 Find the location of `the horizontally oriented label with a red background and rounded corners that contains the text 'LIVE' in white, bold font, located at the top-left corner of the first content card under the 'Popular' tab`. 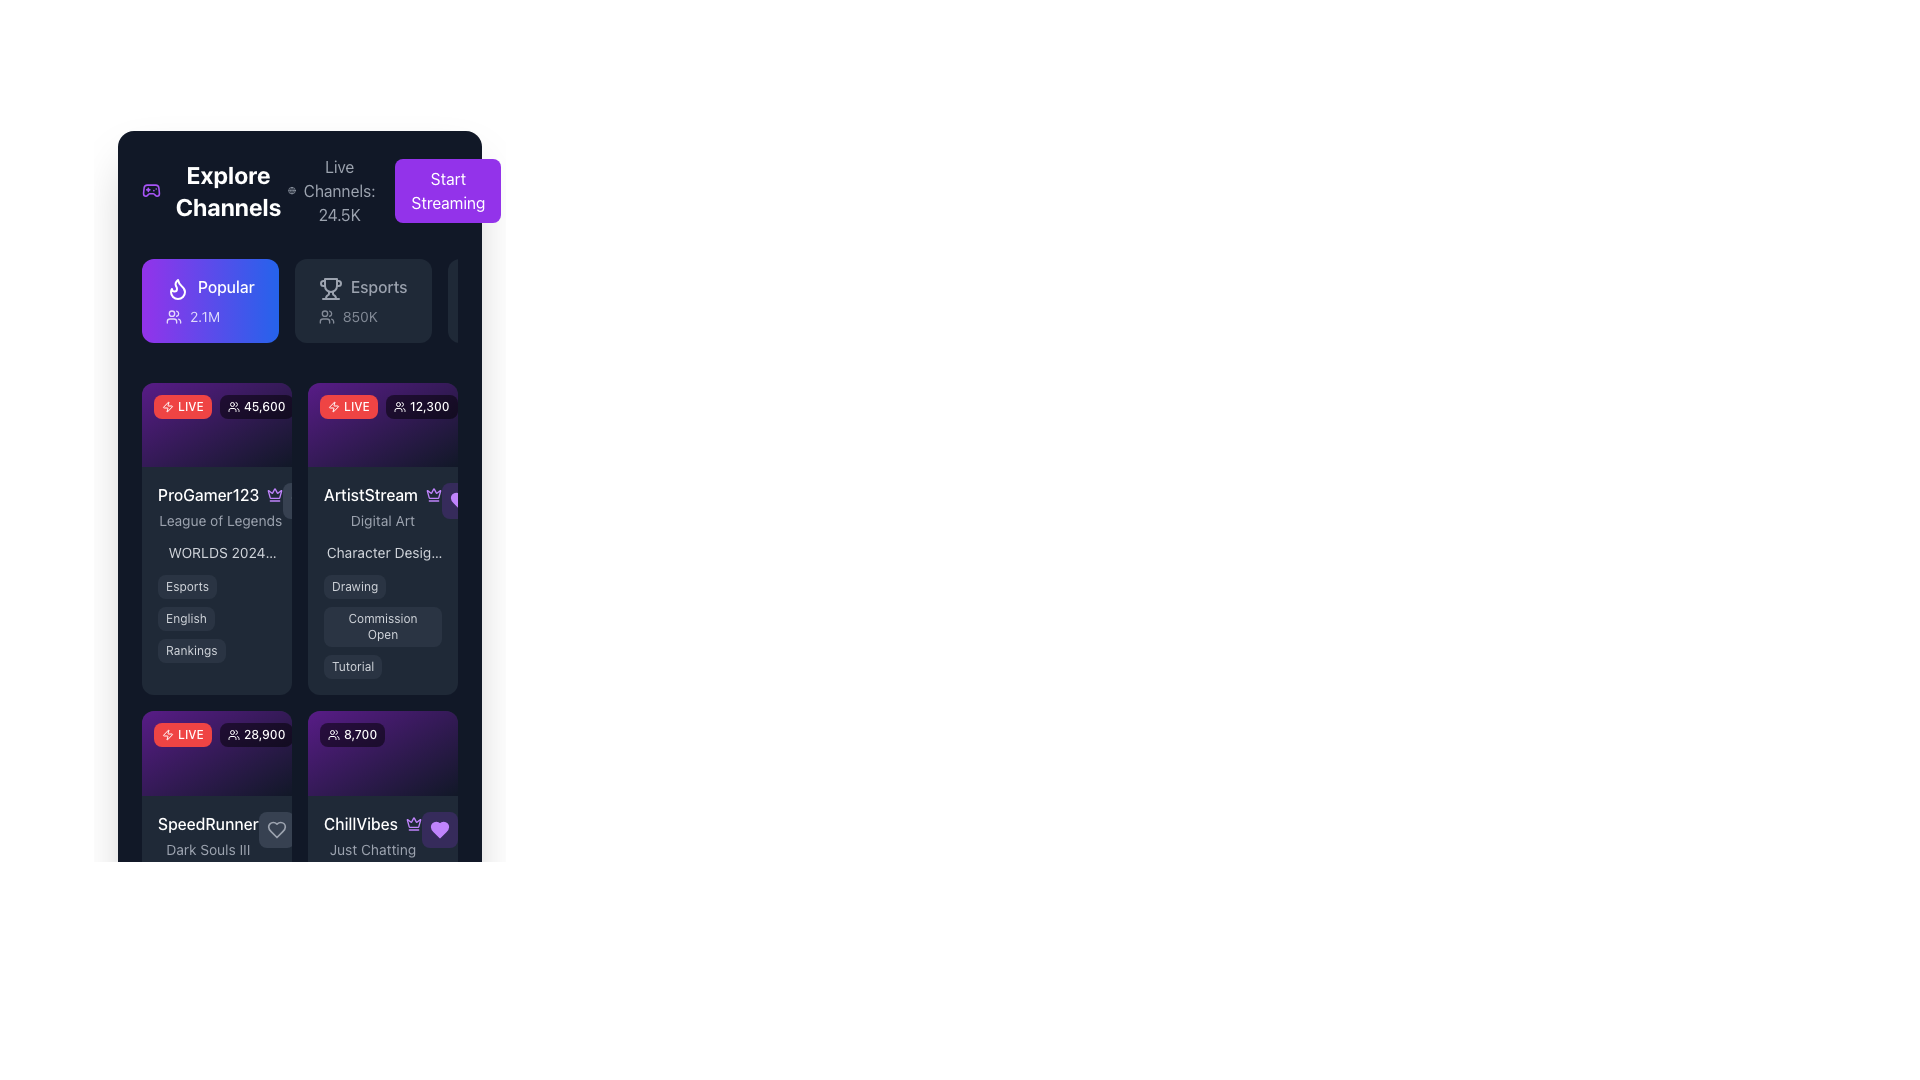

the horizontally oriented label with a red background and rounded corners that contains the text 'LIVE' in white, bold font, located at the top-left corner of the first content card under the 'Popular' tab is located at coordinates (182, 406).